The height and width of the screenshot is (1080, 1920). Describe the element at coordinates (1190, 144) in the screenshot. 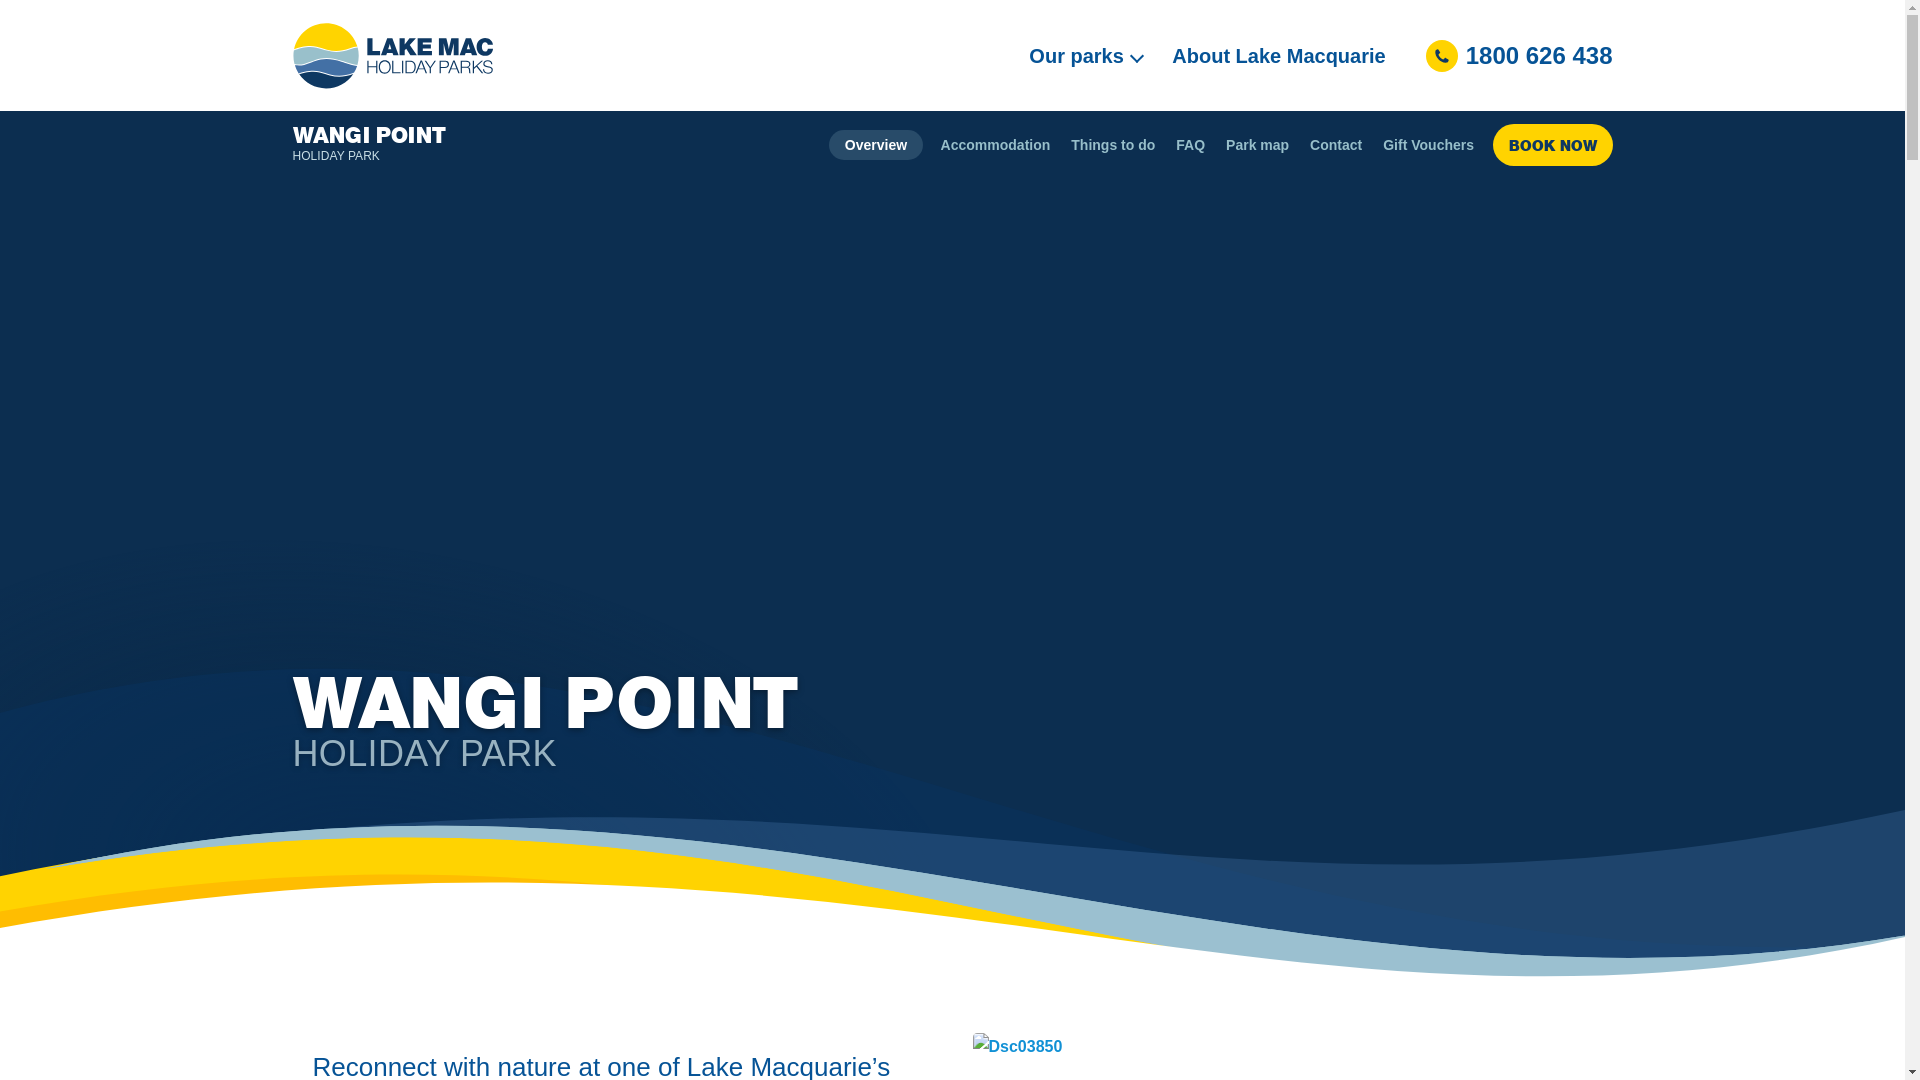

I see `'FAQ'` at that location.